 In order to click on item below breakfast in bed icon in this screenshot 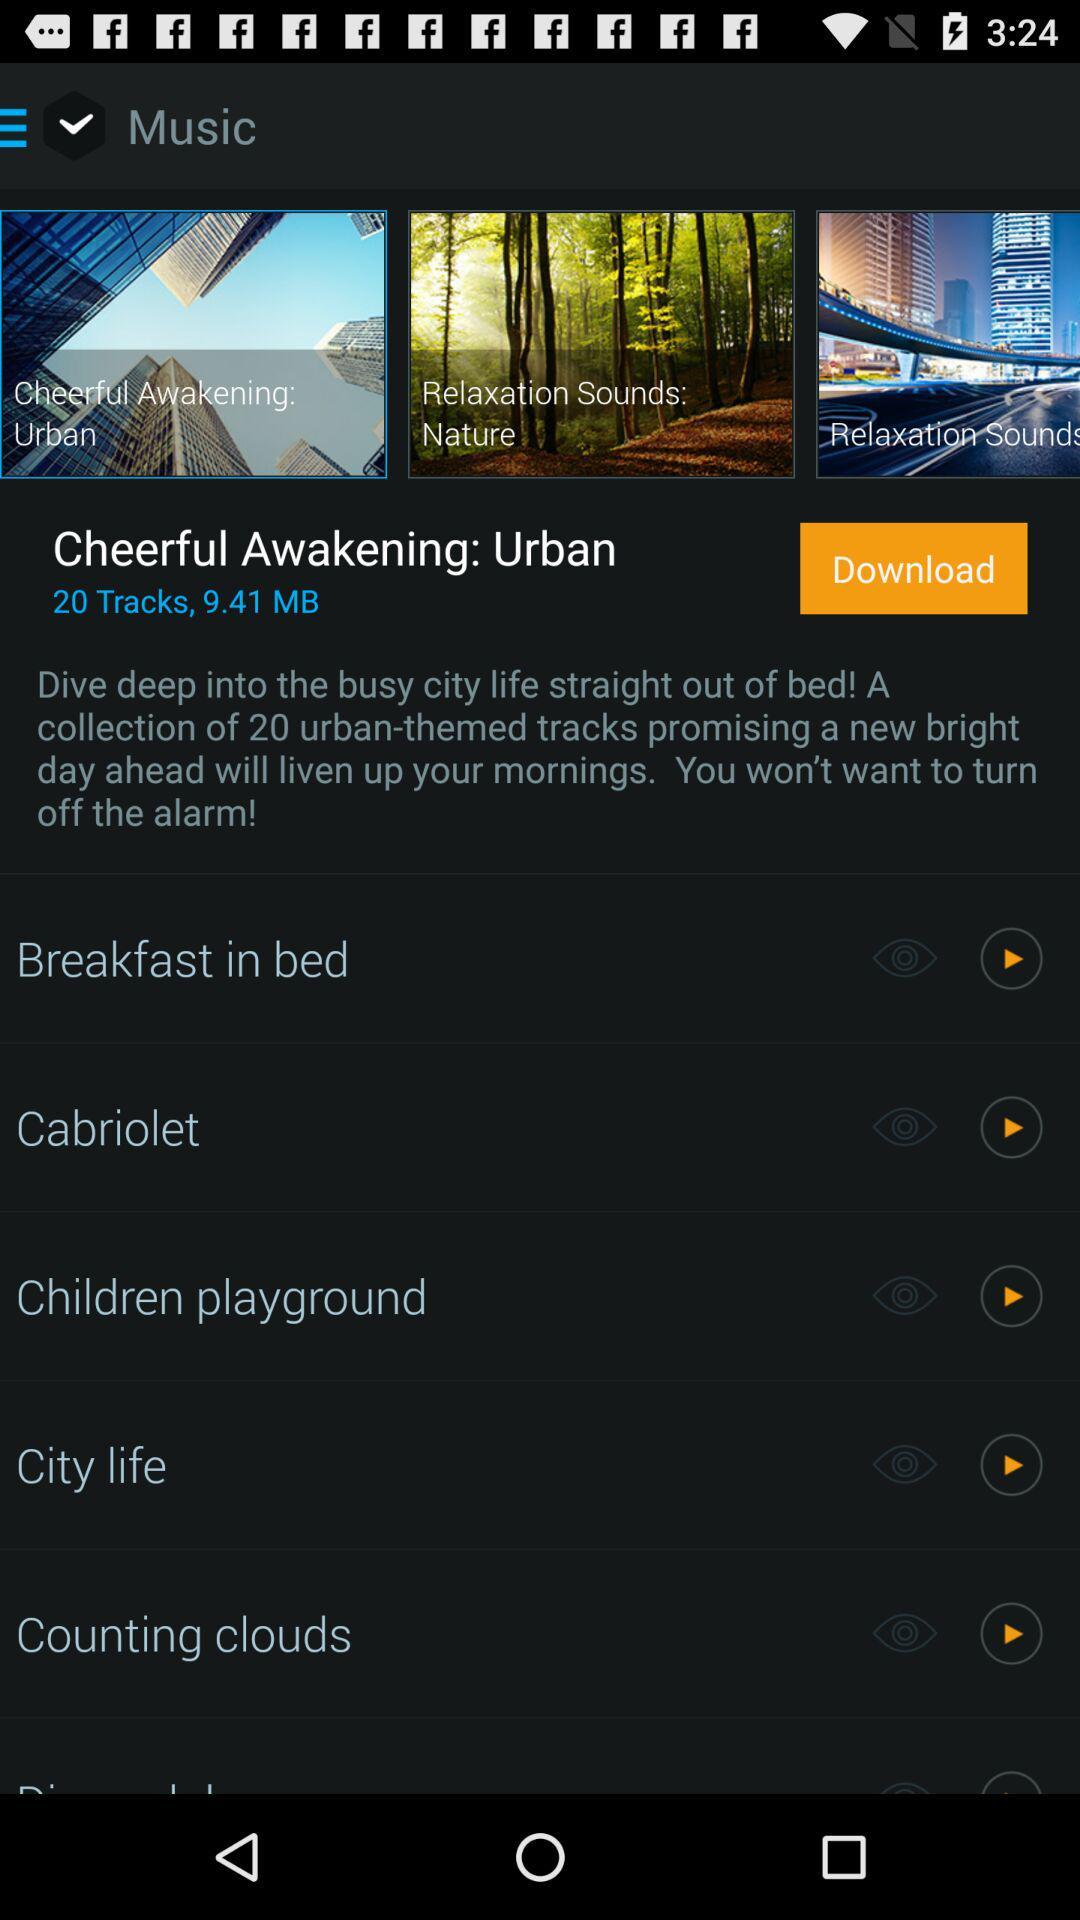, I will do `click(432, 1126)`.